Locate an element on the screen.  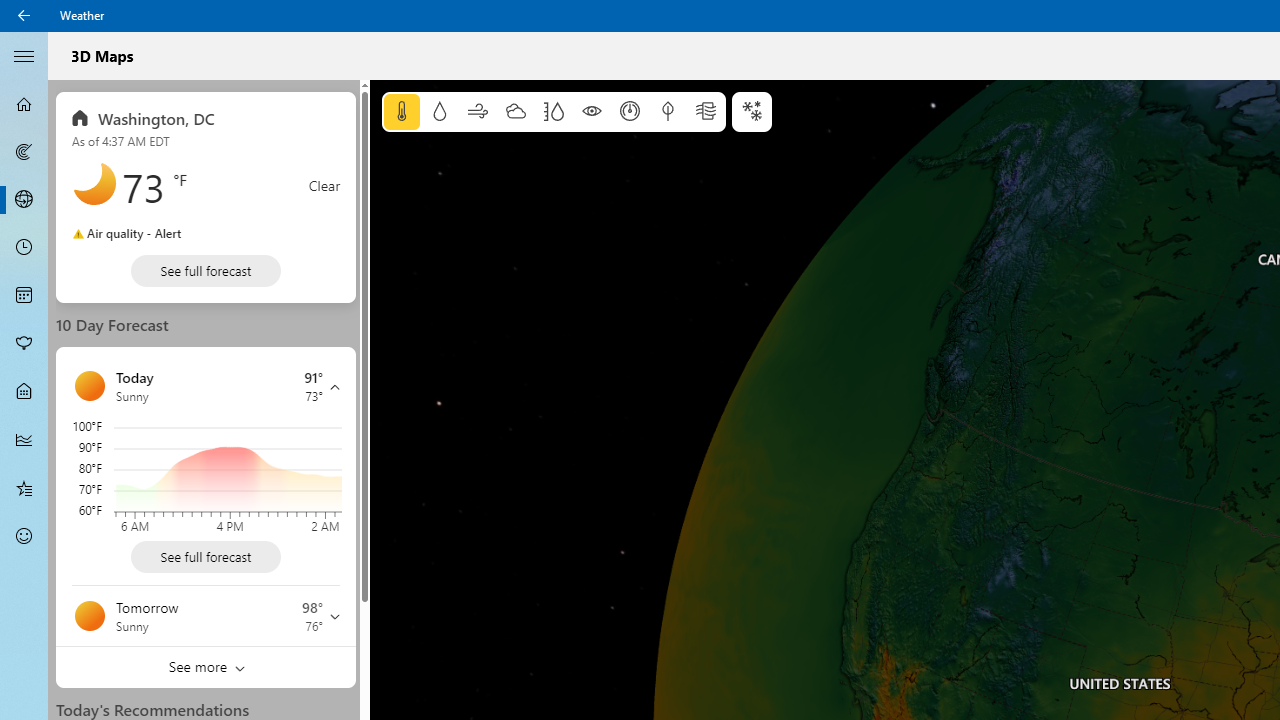
'Historical Weather - Not Selected' is located at coordinates (24, 438).